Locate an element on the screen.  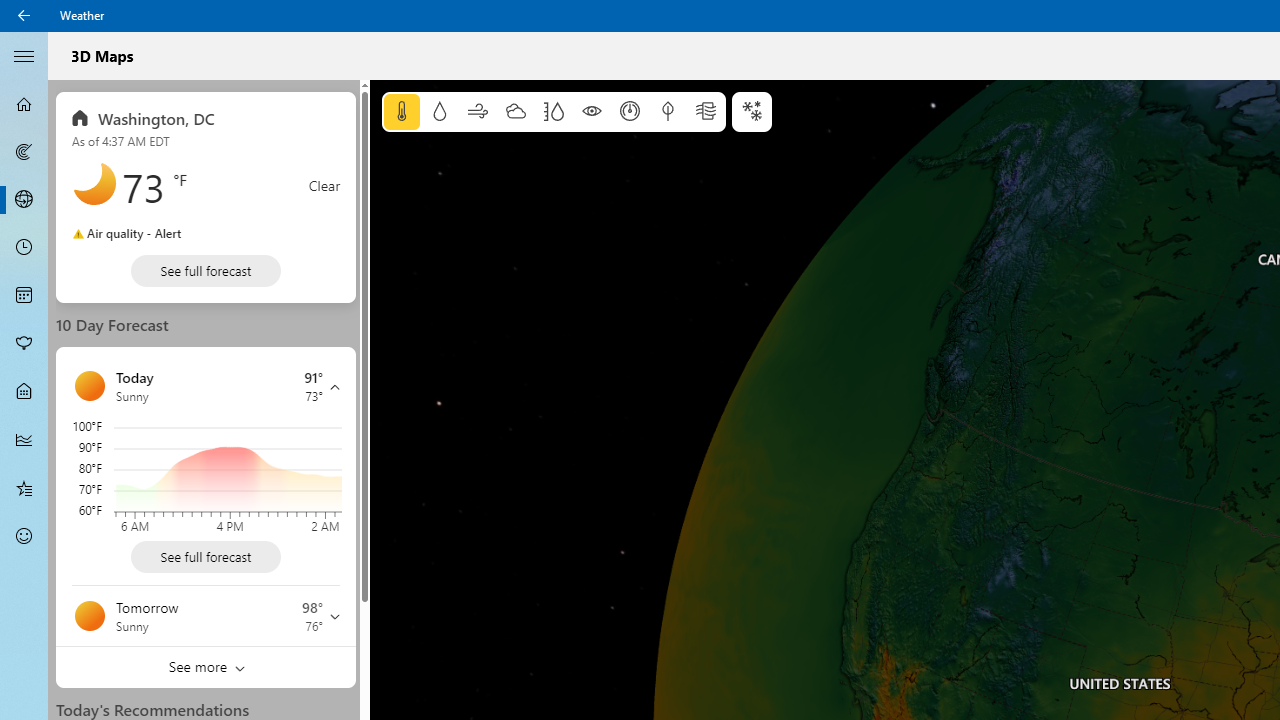
'Historical Weather - Not Selected' is located at coordinates (24, 438).